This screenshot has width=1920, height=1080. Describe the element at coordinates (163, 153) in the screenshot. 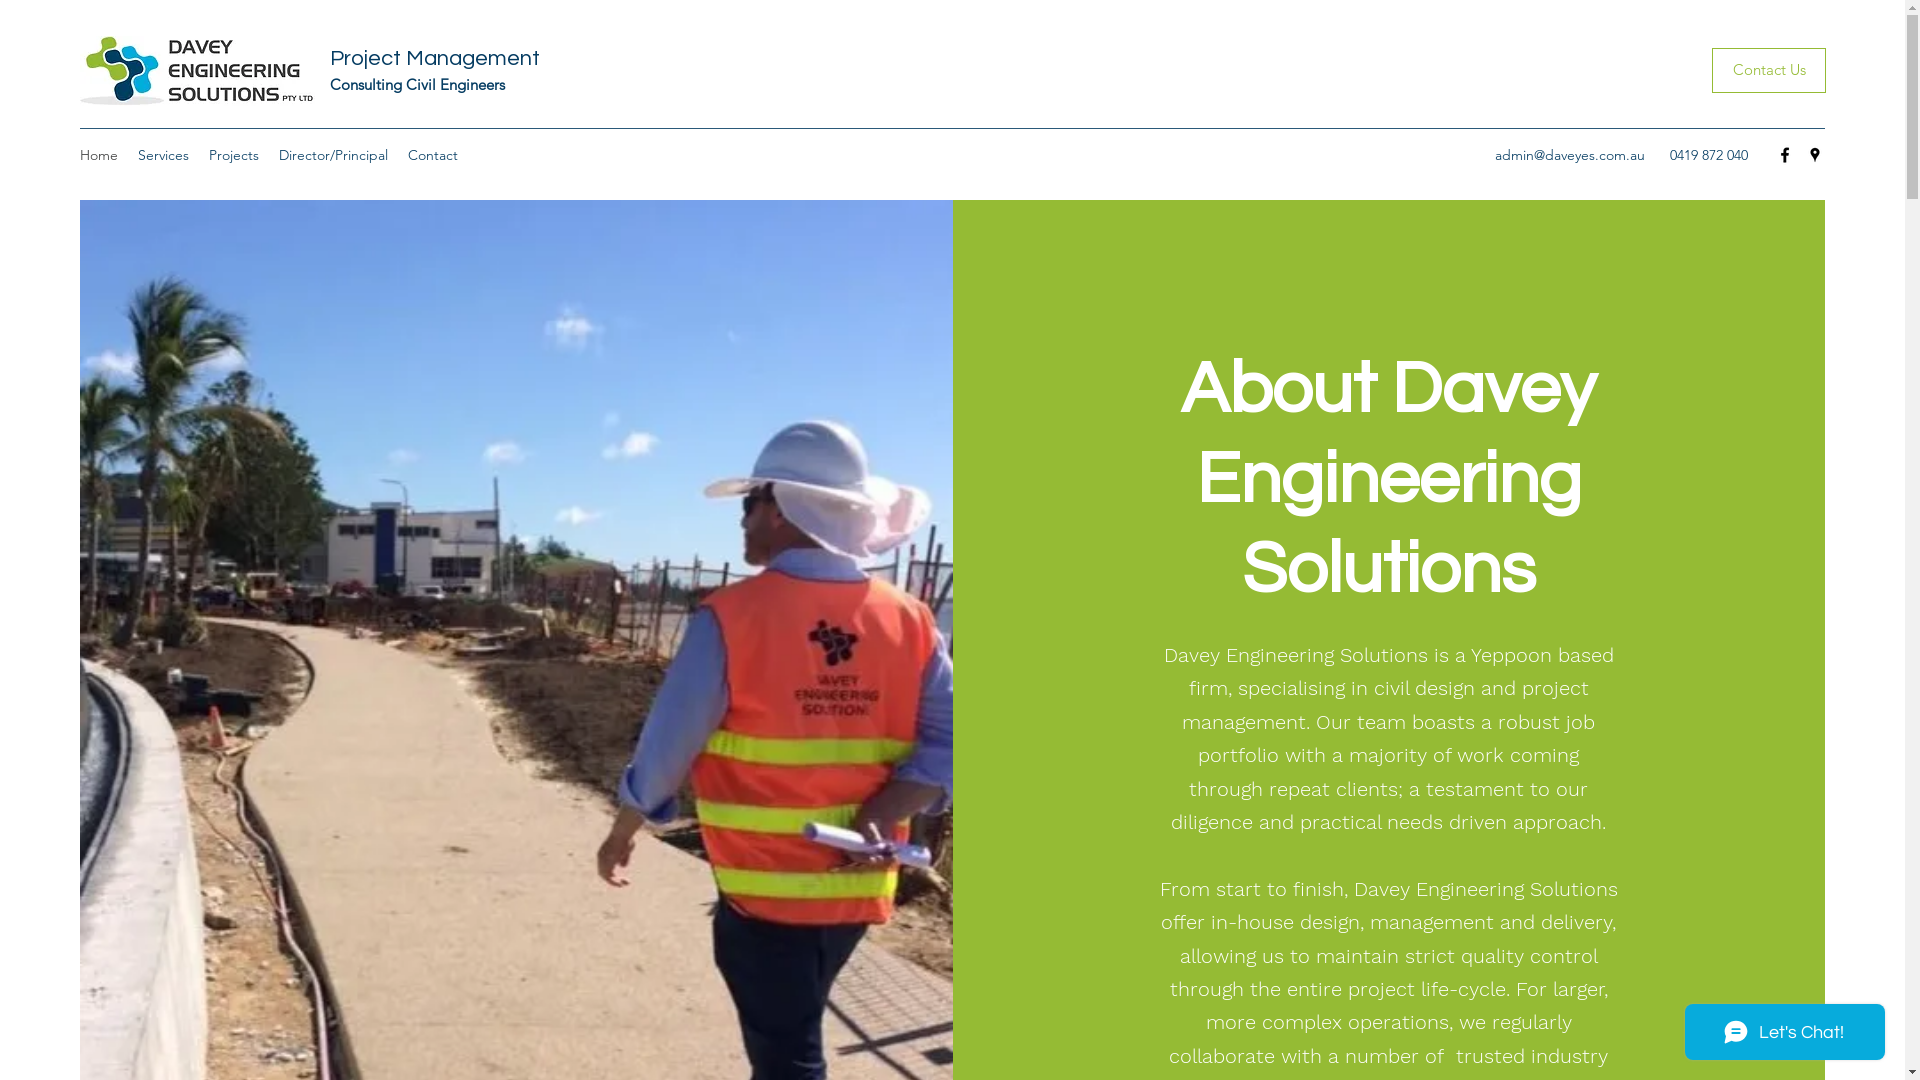

I see `'Services'` at that location.